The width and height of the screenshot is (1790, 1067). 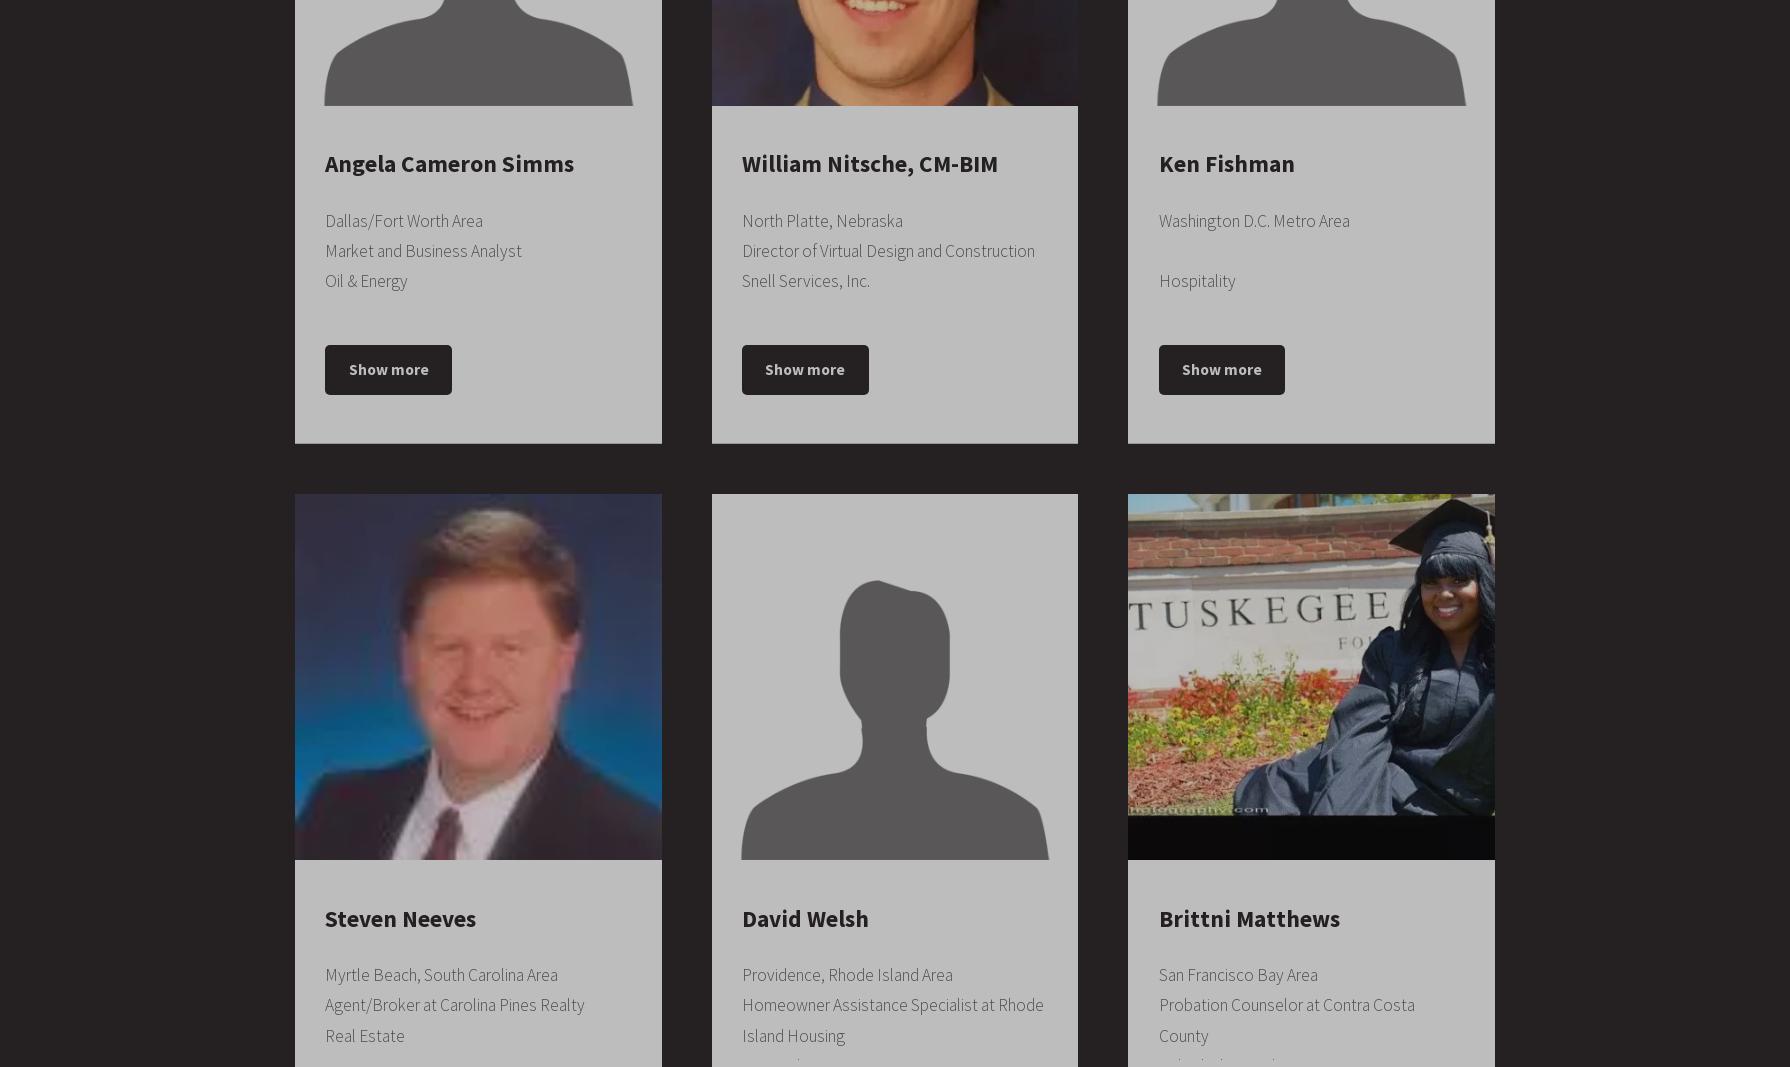 I want to click on 'General Motors', so click(x=798, y=162).